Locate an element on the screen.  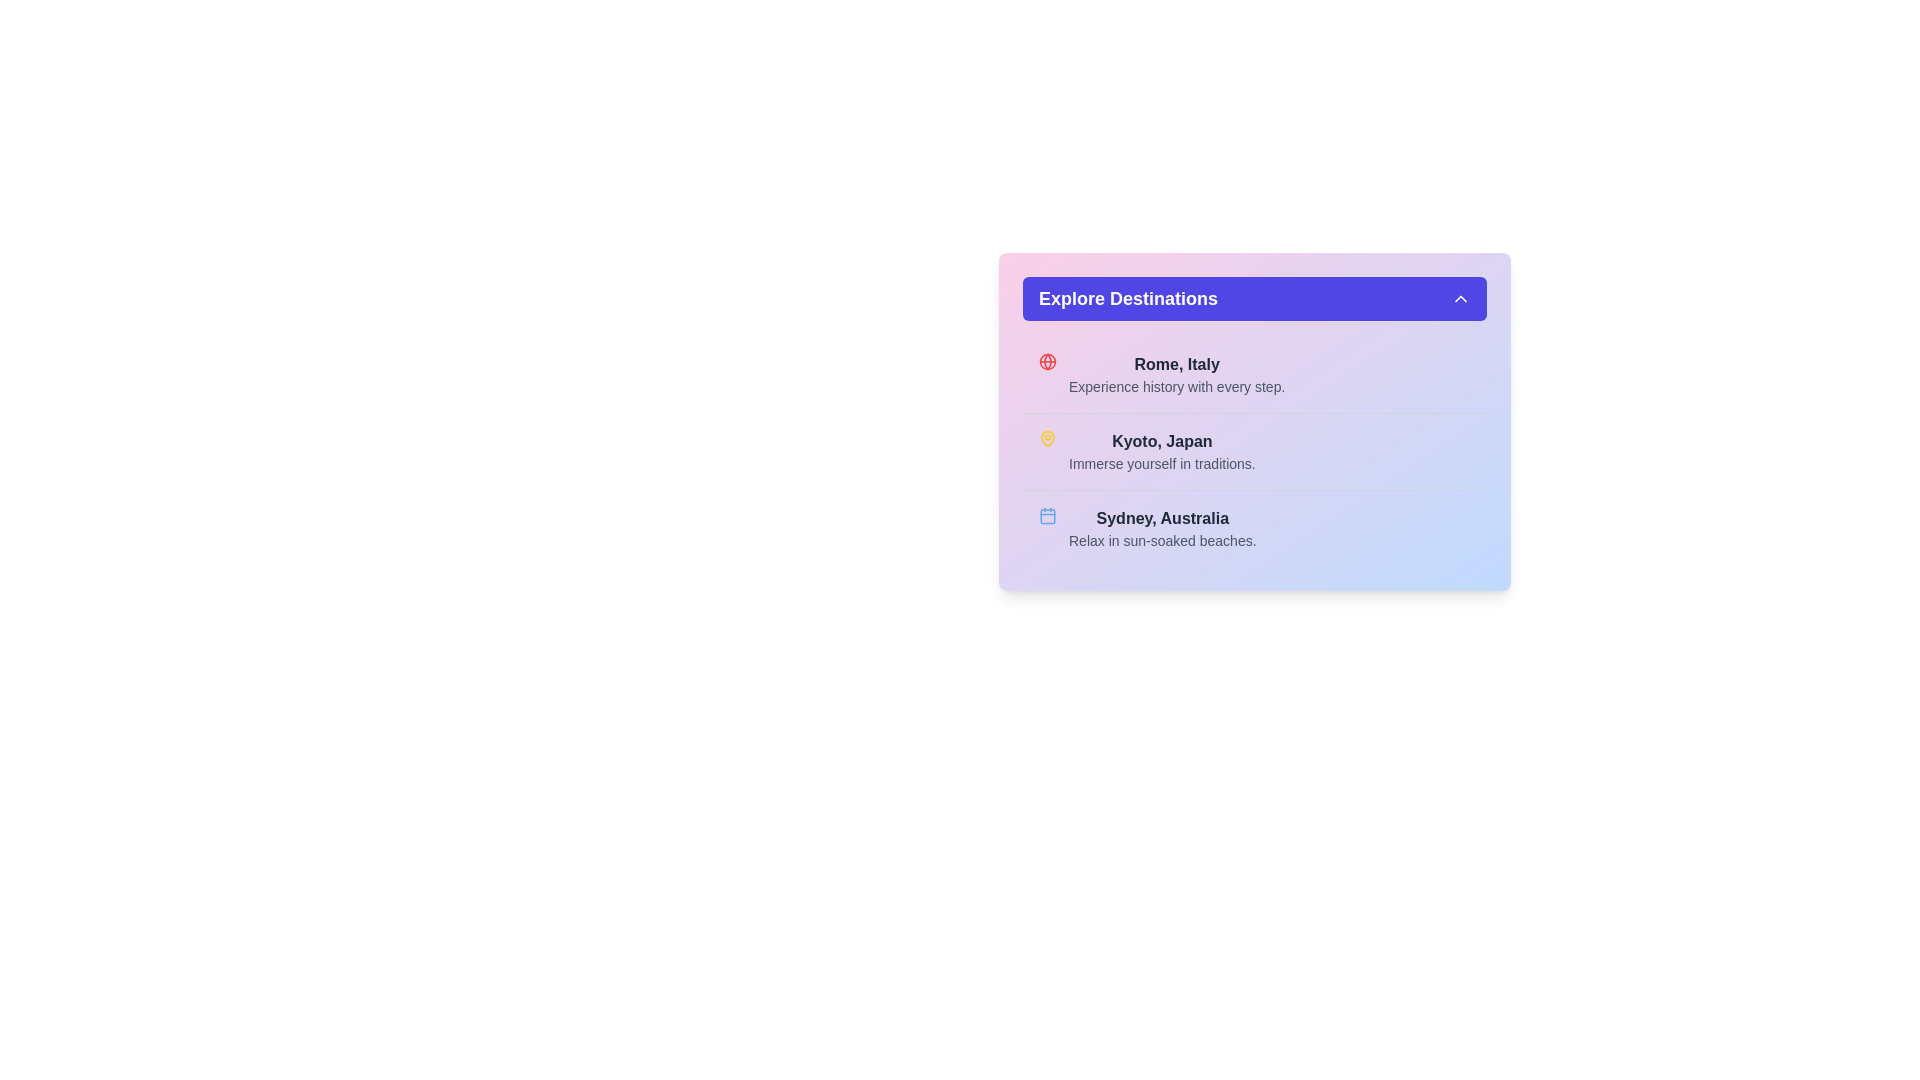
text label that reads 'Rome, Italy', which is styled in bold and dark gray font and located at the top of the list within the card titled 'Explore Destinations' is located at coordinates (1177, 365).